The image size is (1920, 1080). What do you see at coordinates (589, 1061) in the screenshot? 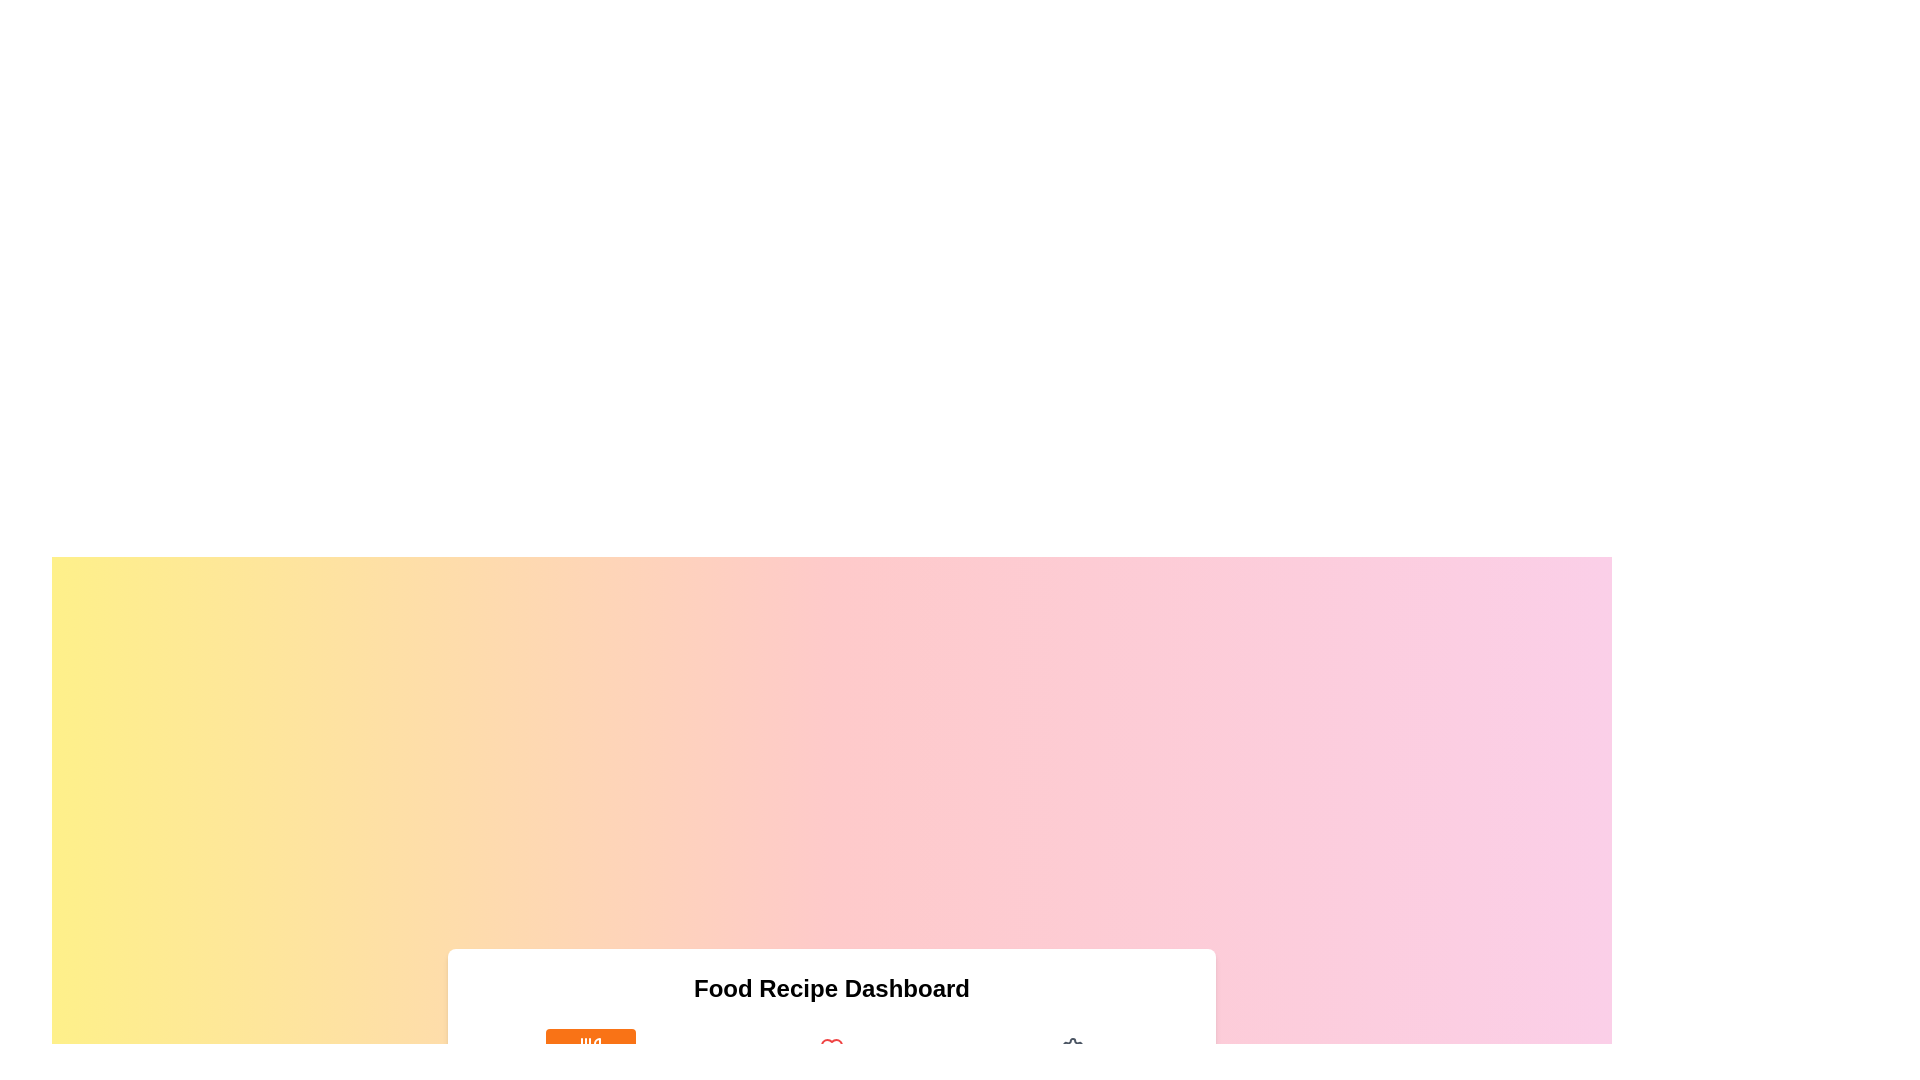
I see `the tab button labeled Recipes to switch to the corresponding tab` at bounding box center [589, 1061].